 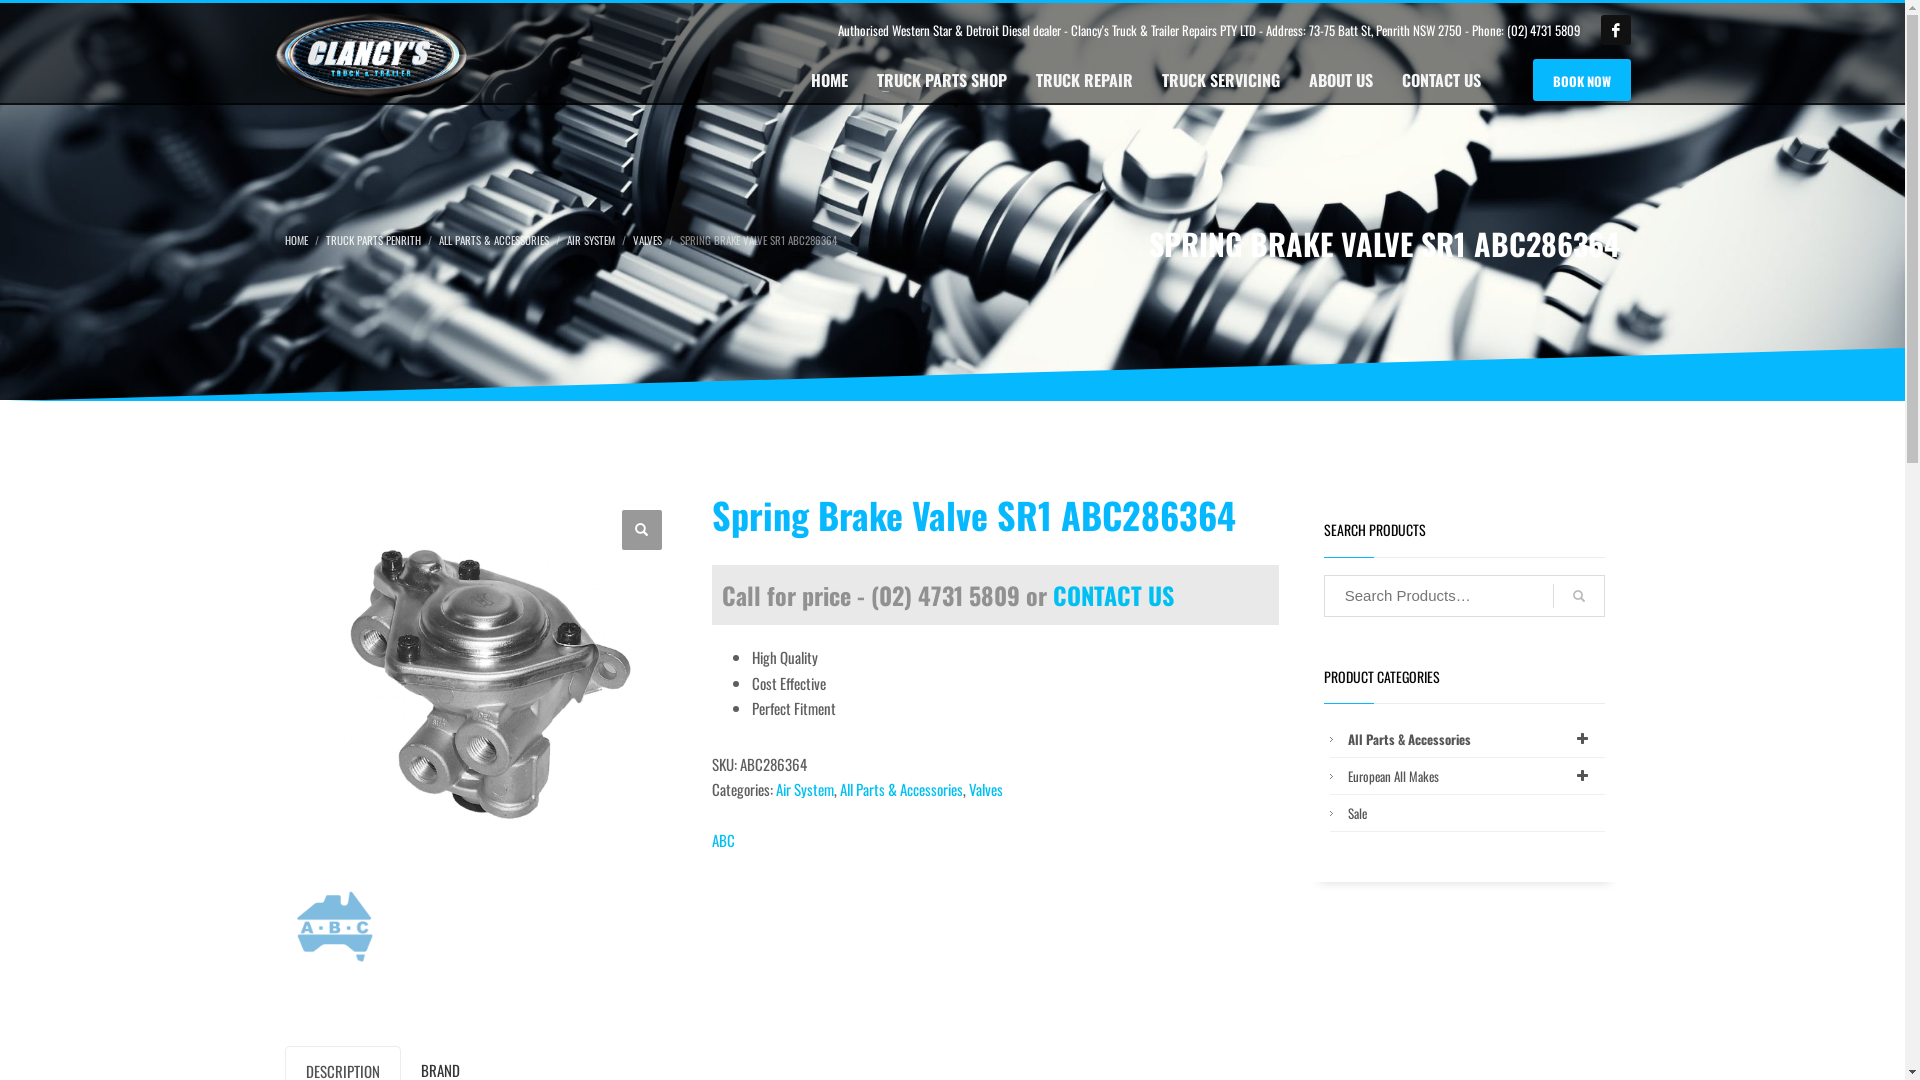 I want to click on 'All Parts & Accessories', so click(x=1473, y=739).